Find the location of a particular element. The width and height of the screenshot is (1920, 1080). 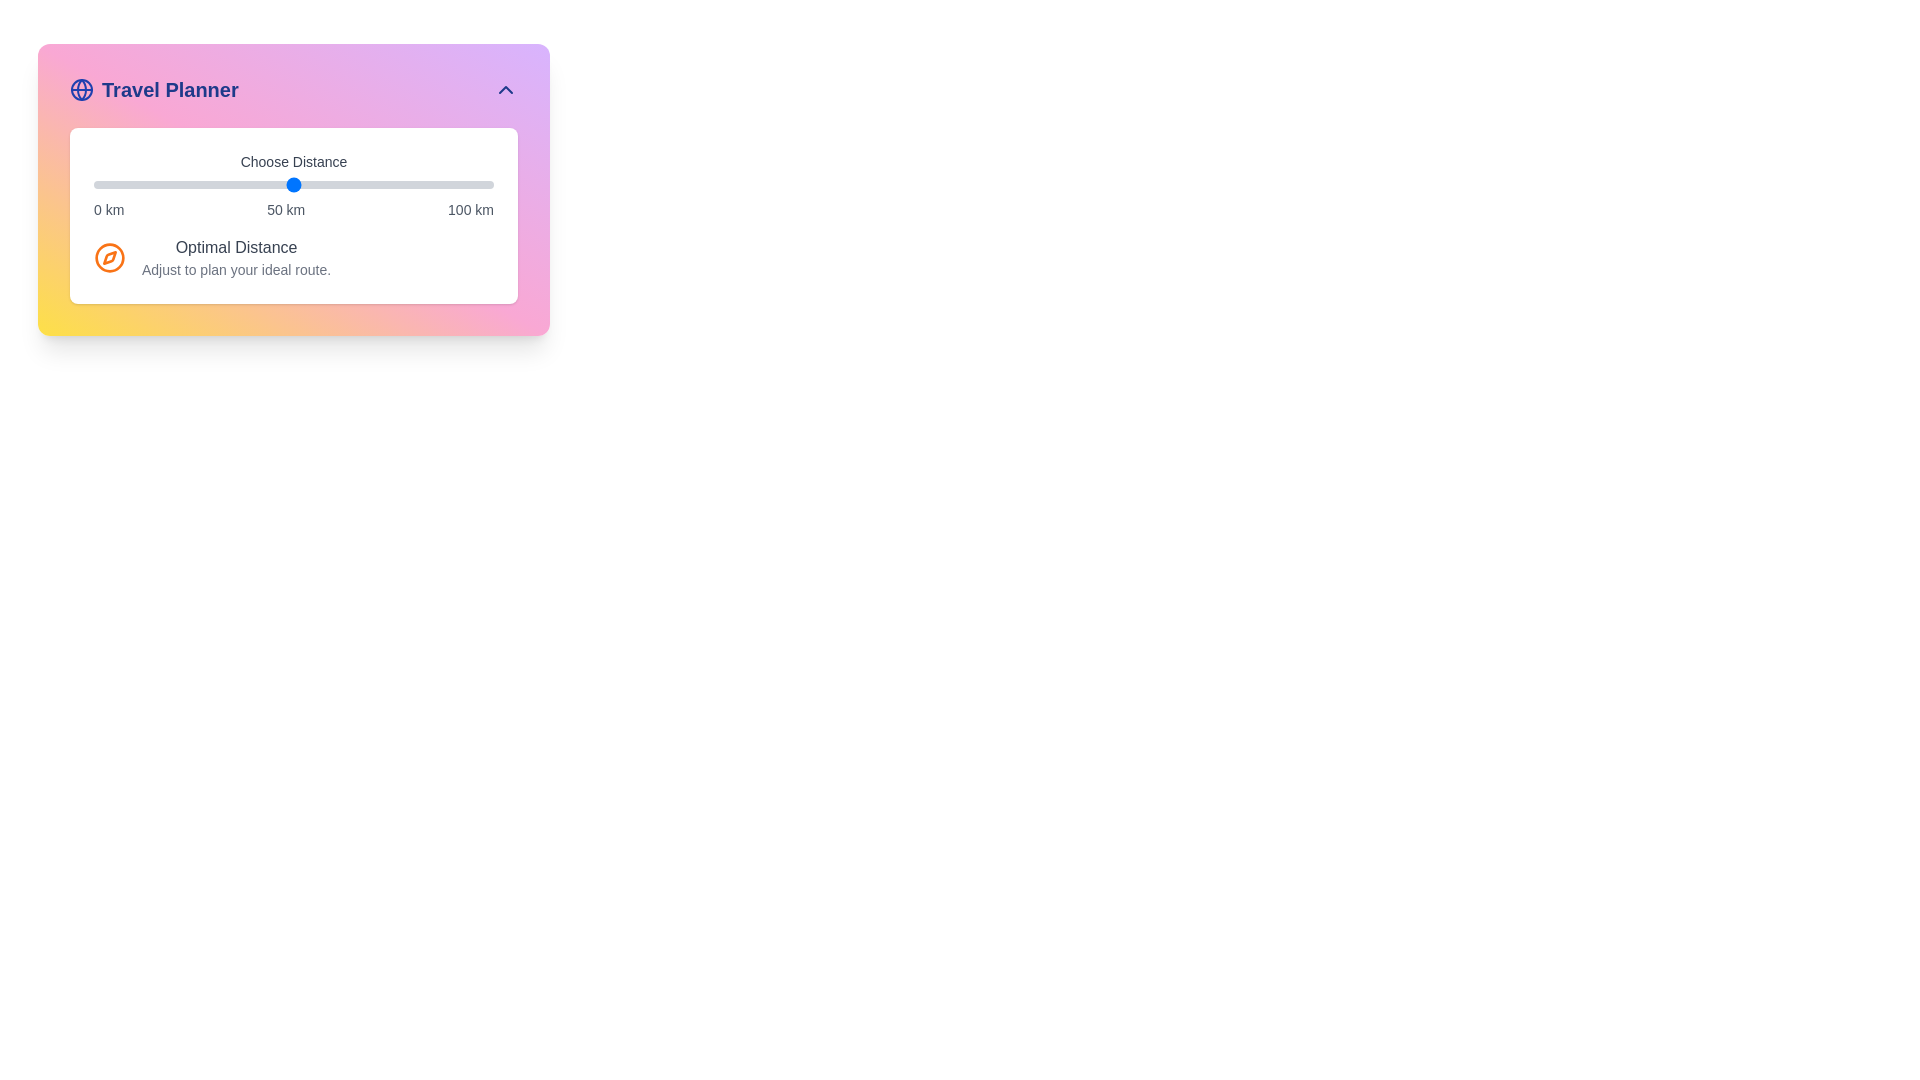

the distance slider is located at coordinates (365, 185).